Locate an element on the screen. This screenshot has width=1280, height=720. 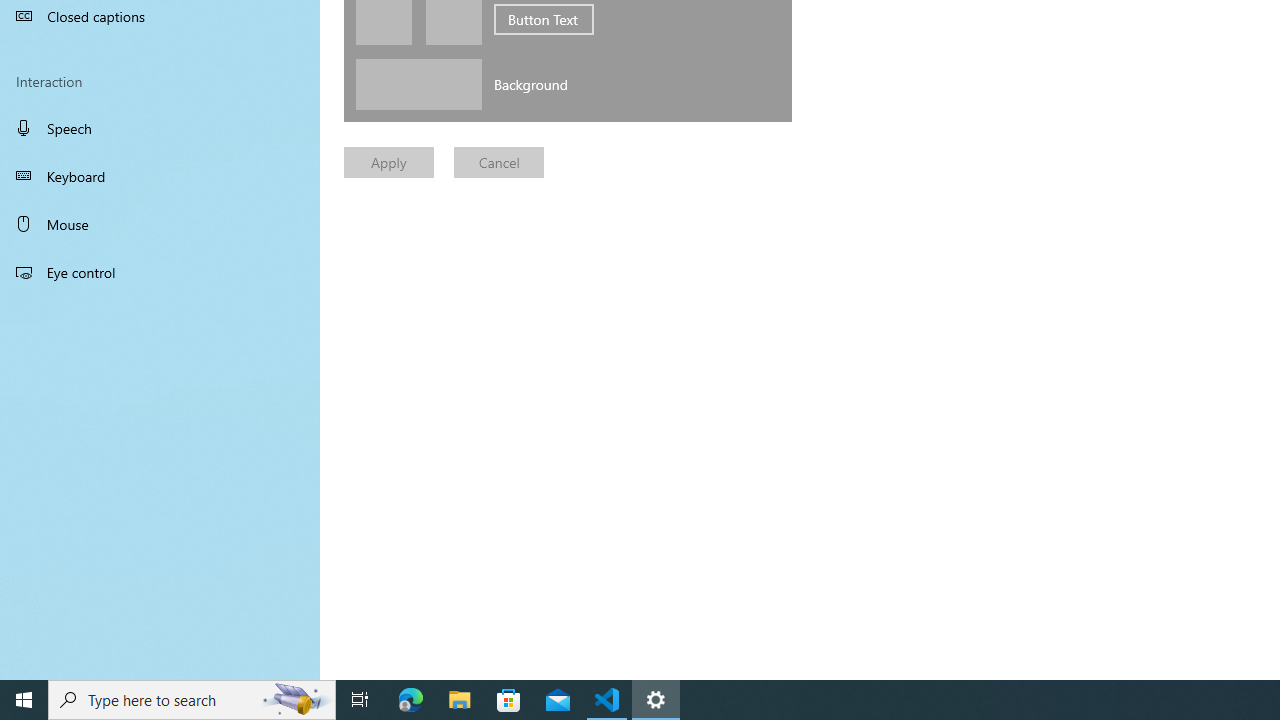
'Microsoft Edge' is located at coordinates (410, 698).